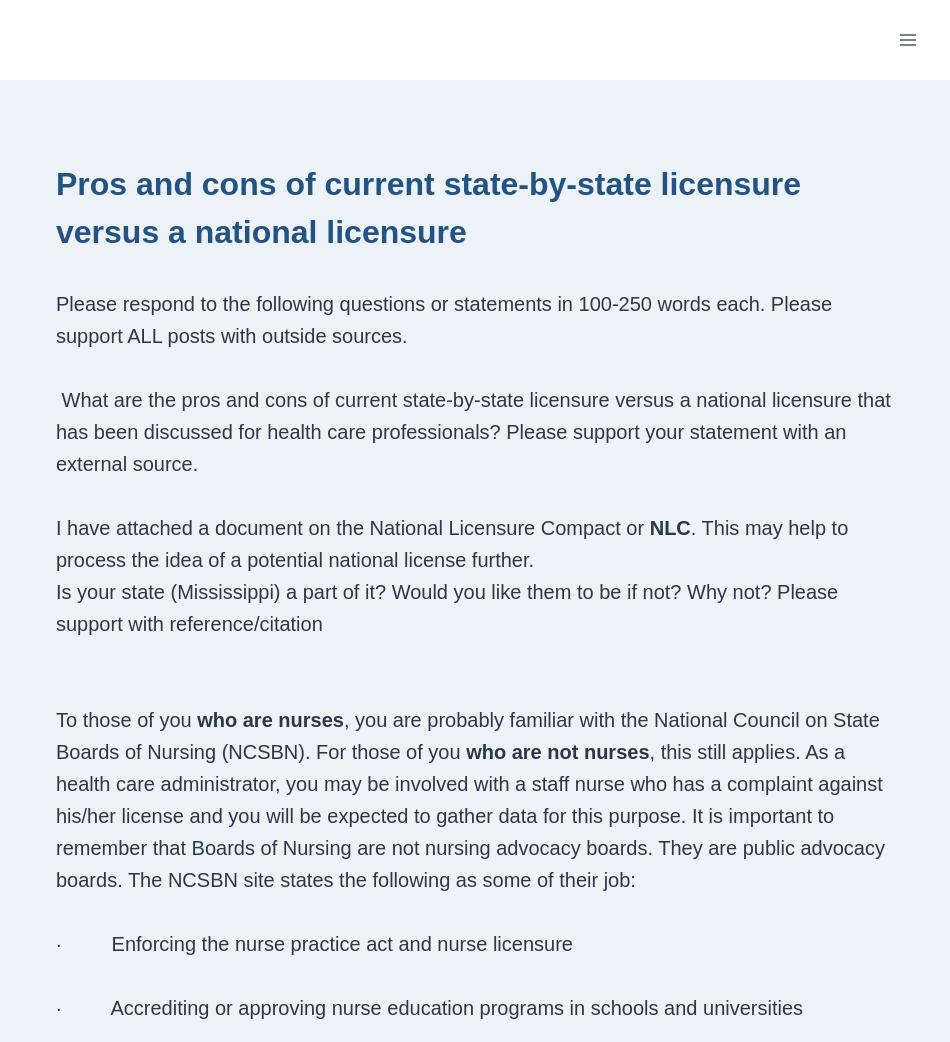 The height and width of the screenshot is (1042, 950). I want to click on '·         Enforcing the nurse practice act and nurse licensure', so click(55, 943).